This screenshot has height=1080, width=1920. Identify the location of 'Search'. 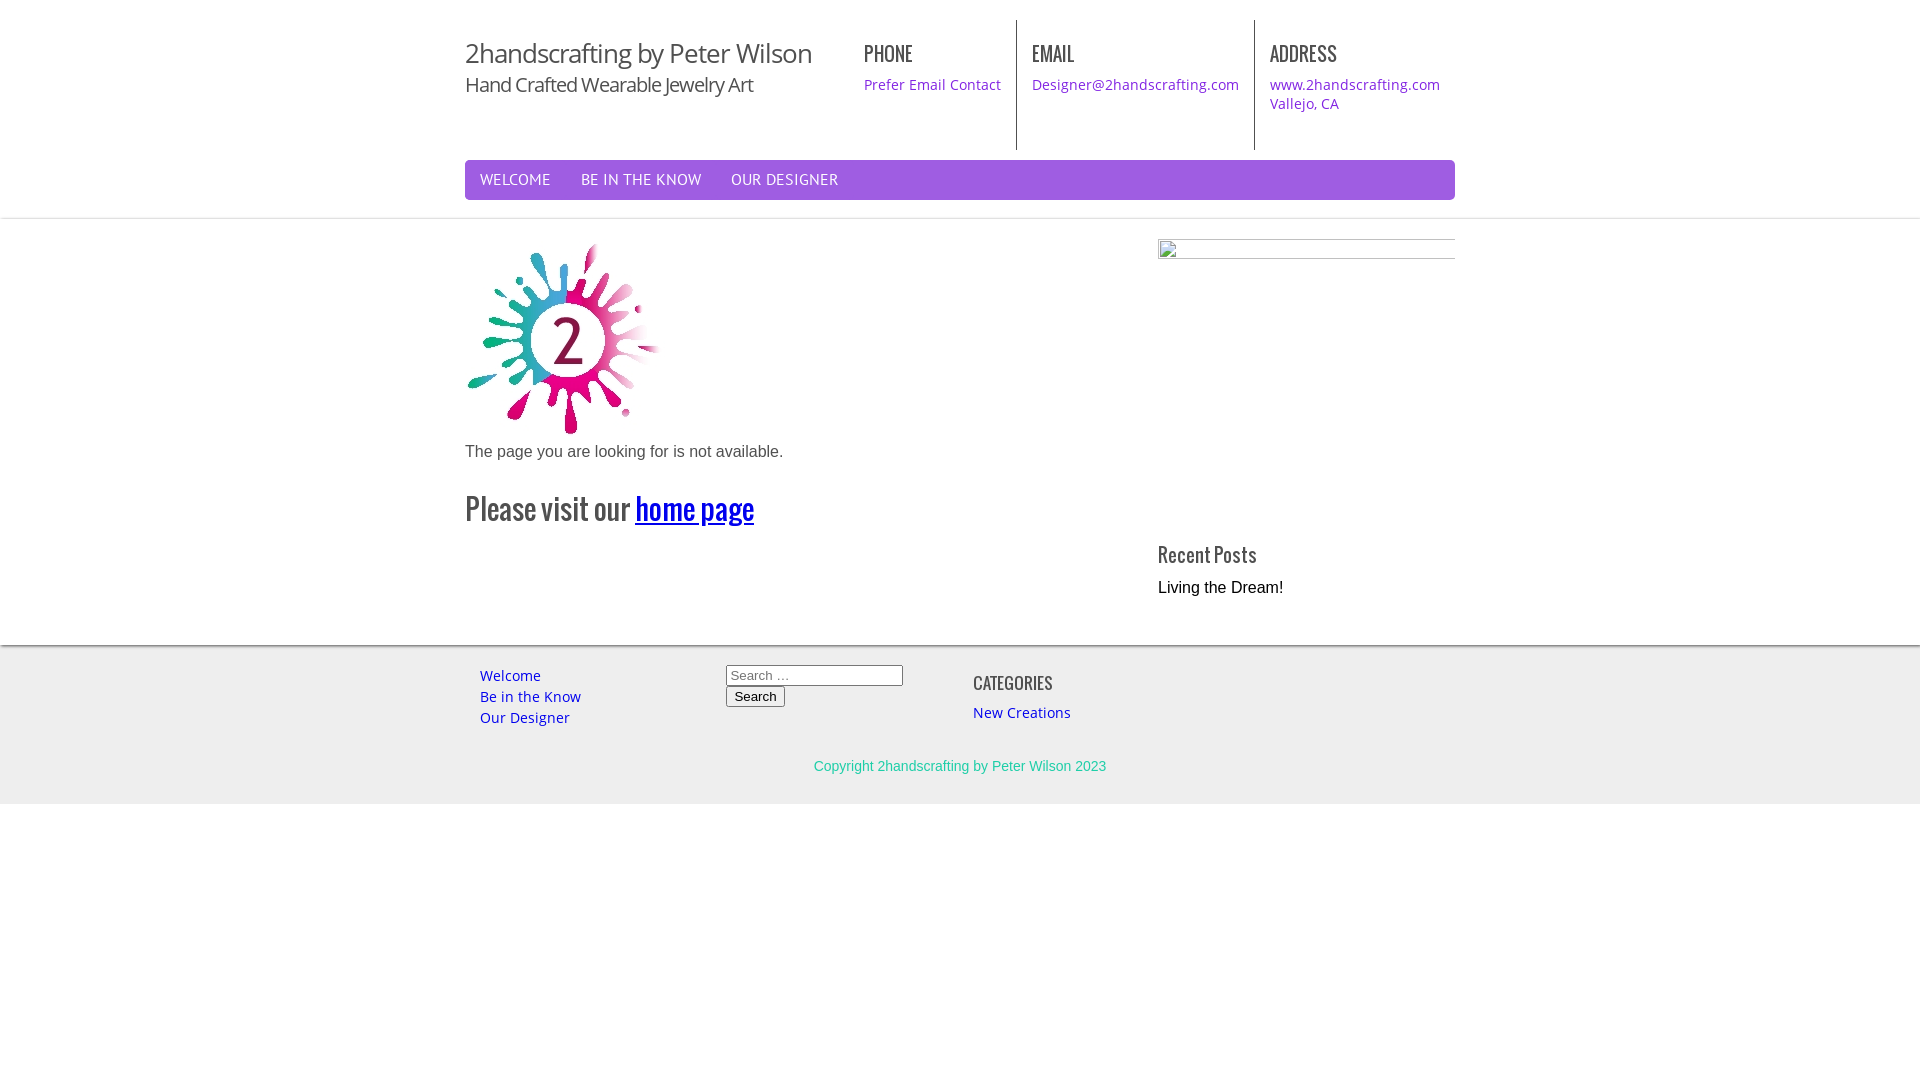
(753, 695).